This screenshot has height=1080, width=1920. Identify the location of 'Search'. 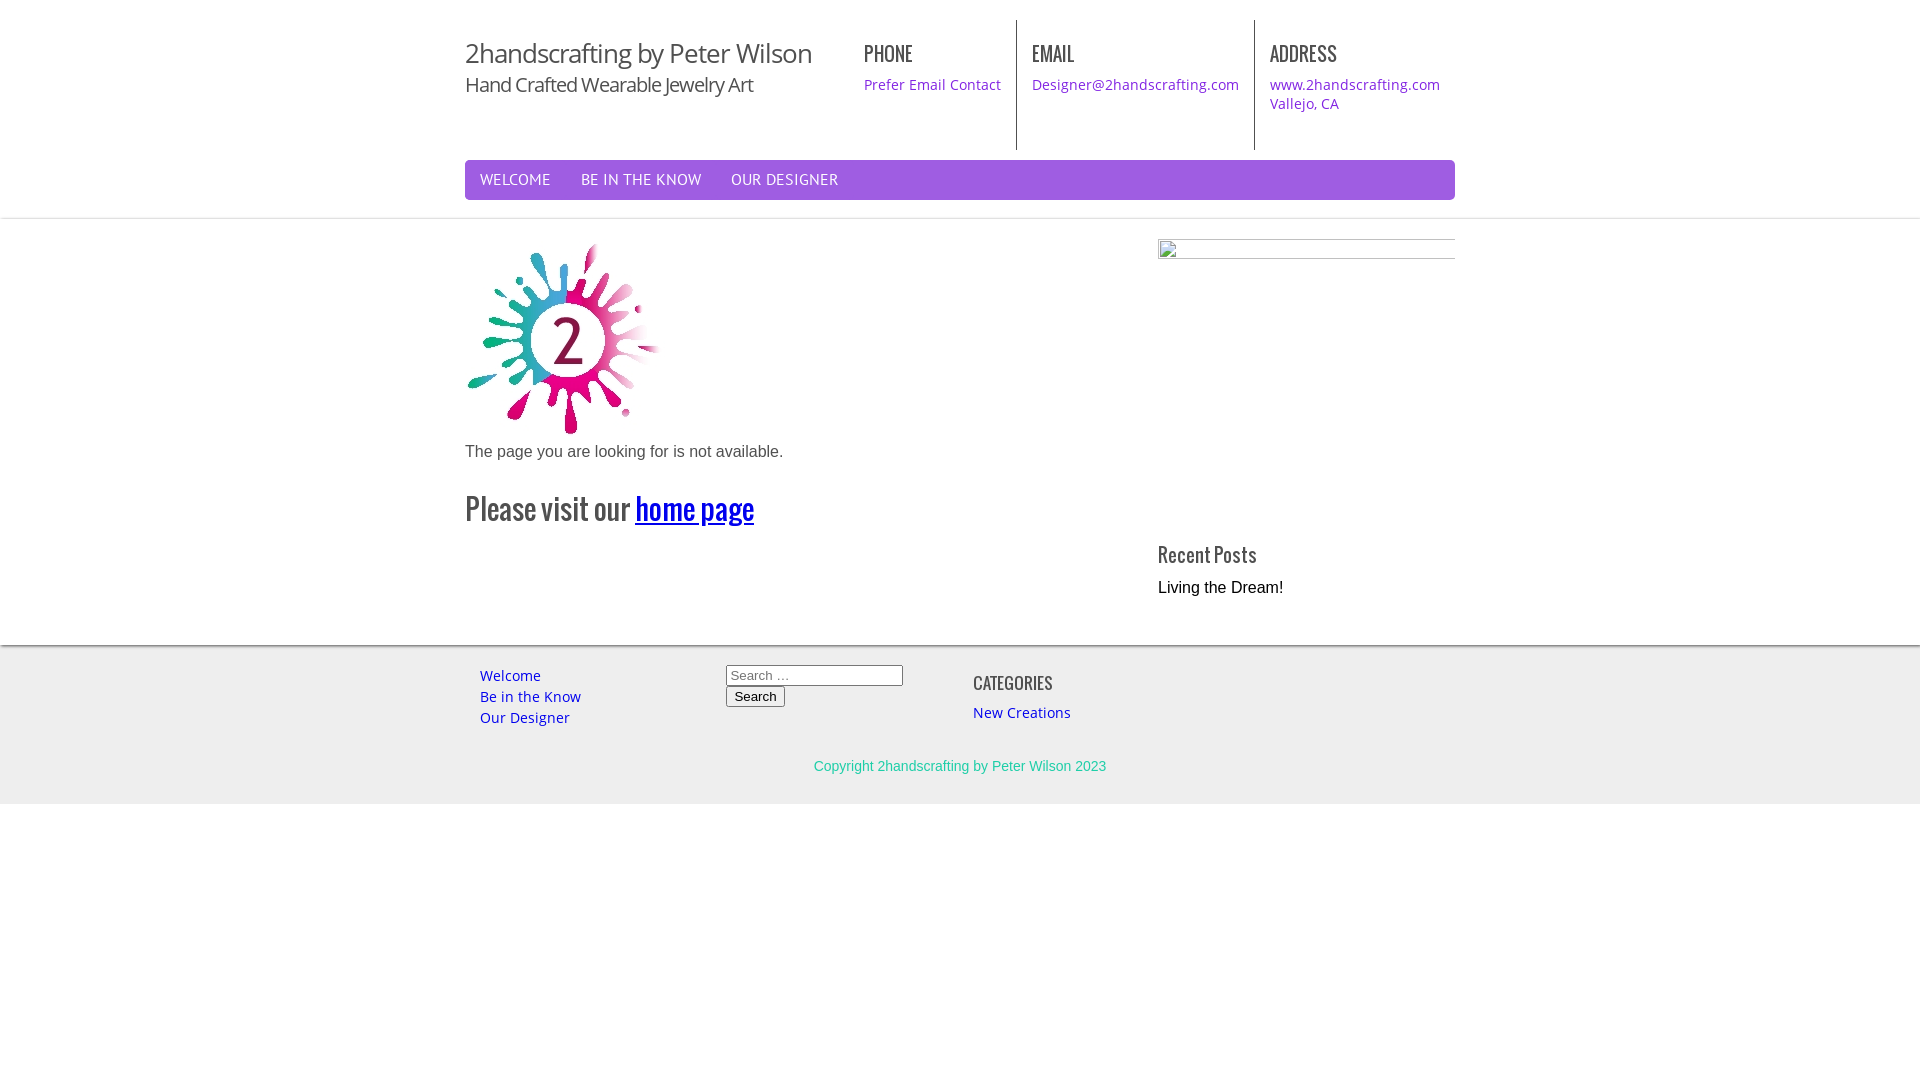
(753, 695).